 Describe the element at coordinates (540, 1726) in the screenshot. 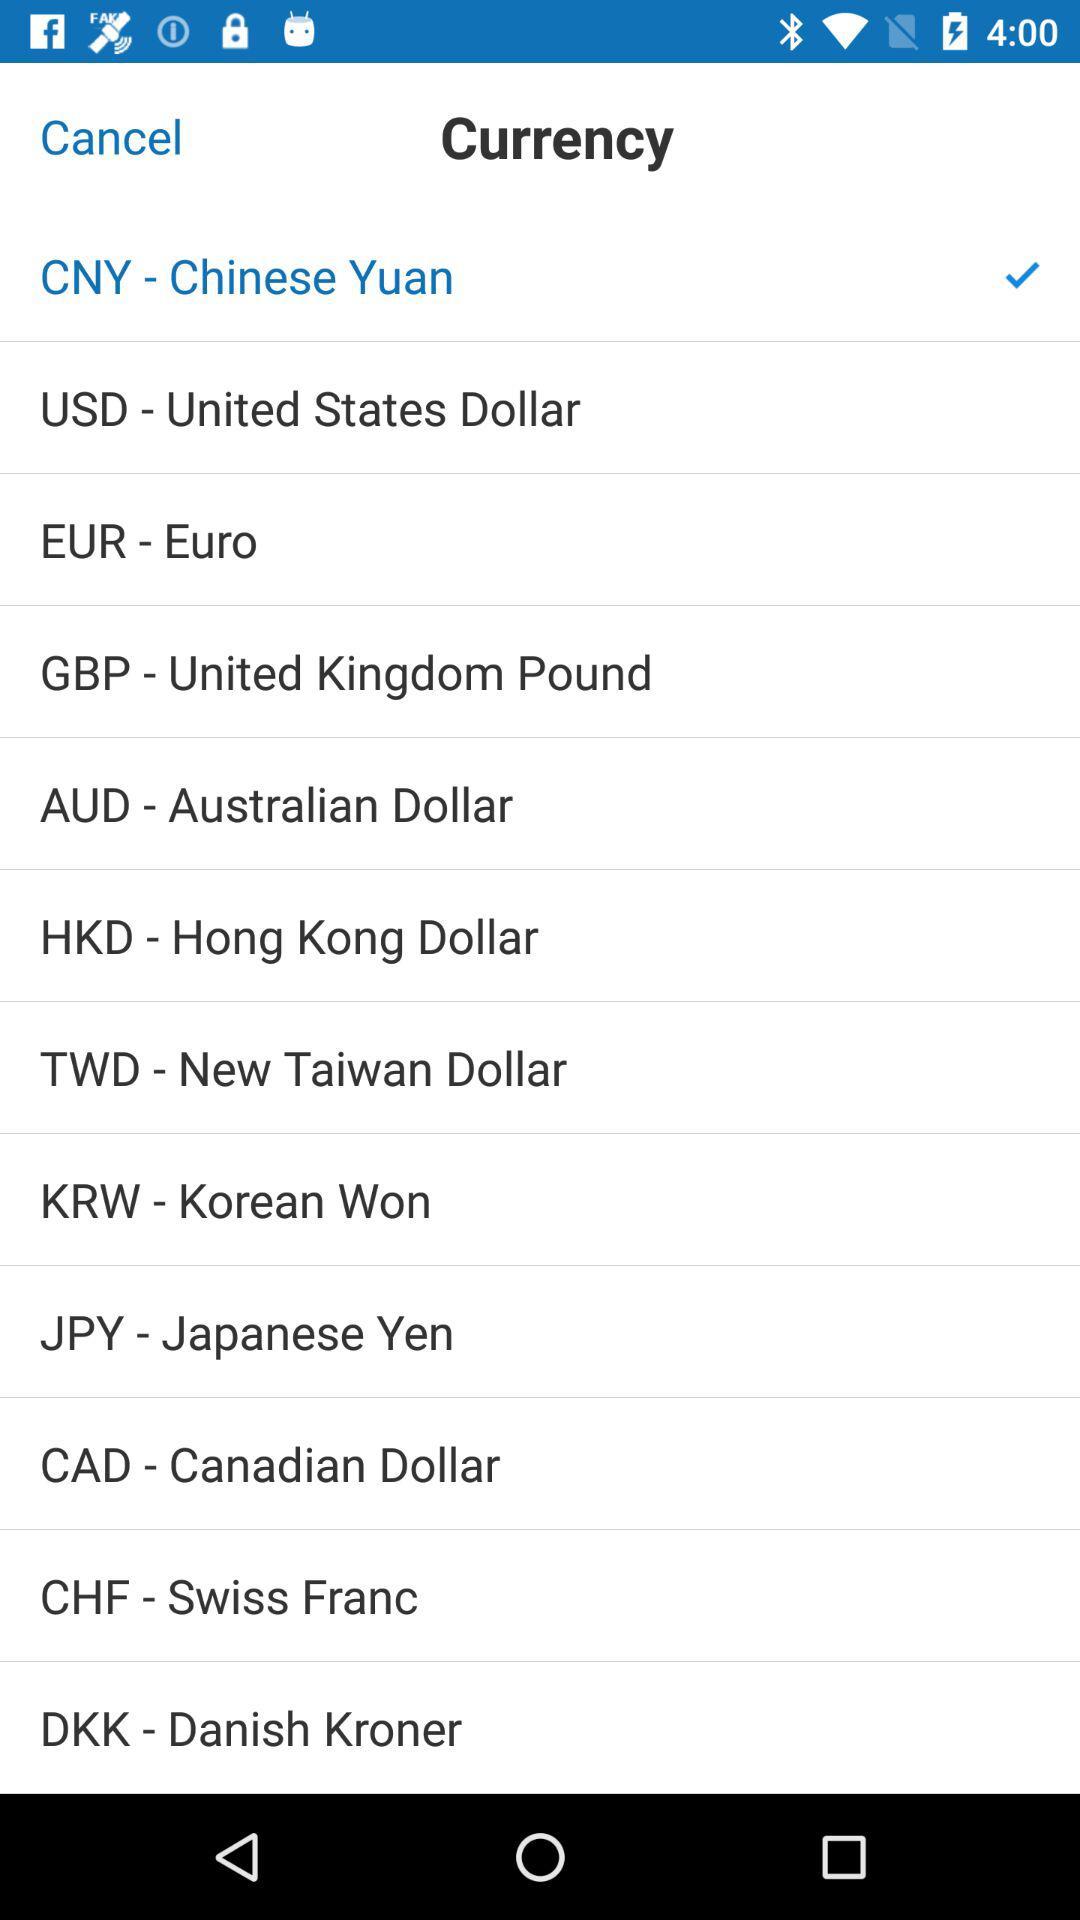

I see `dkk - danish kroner item` at that location.